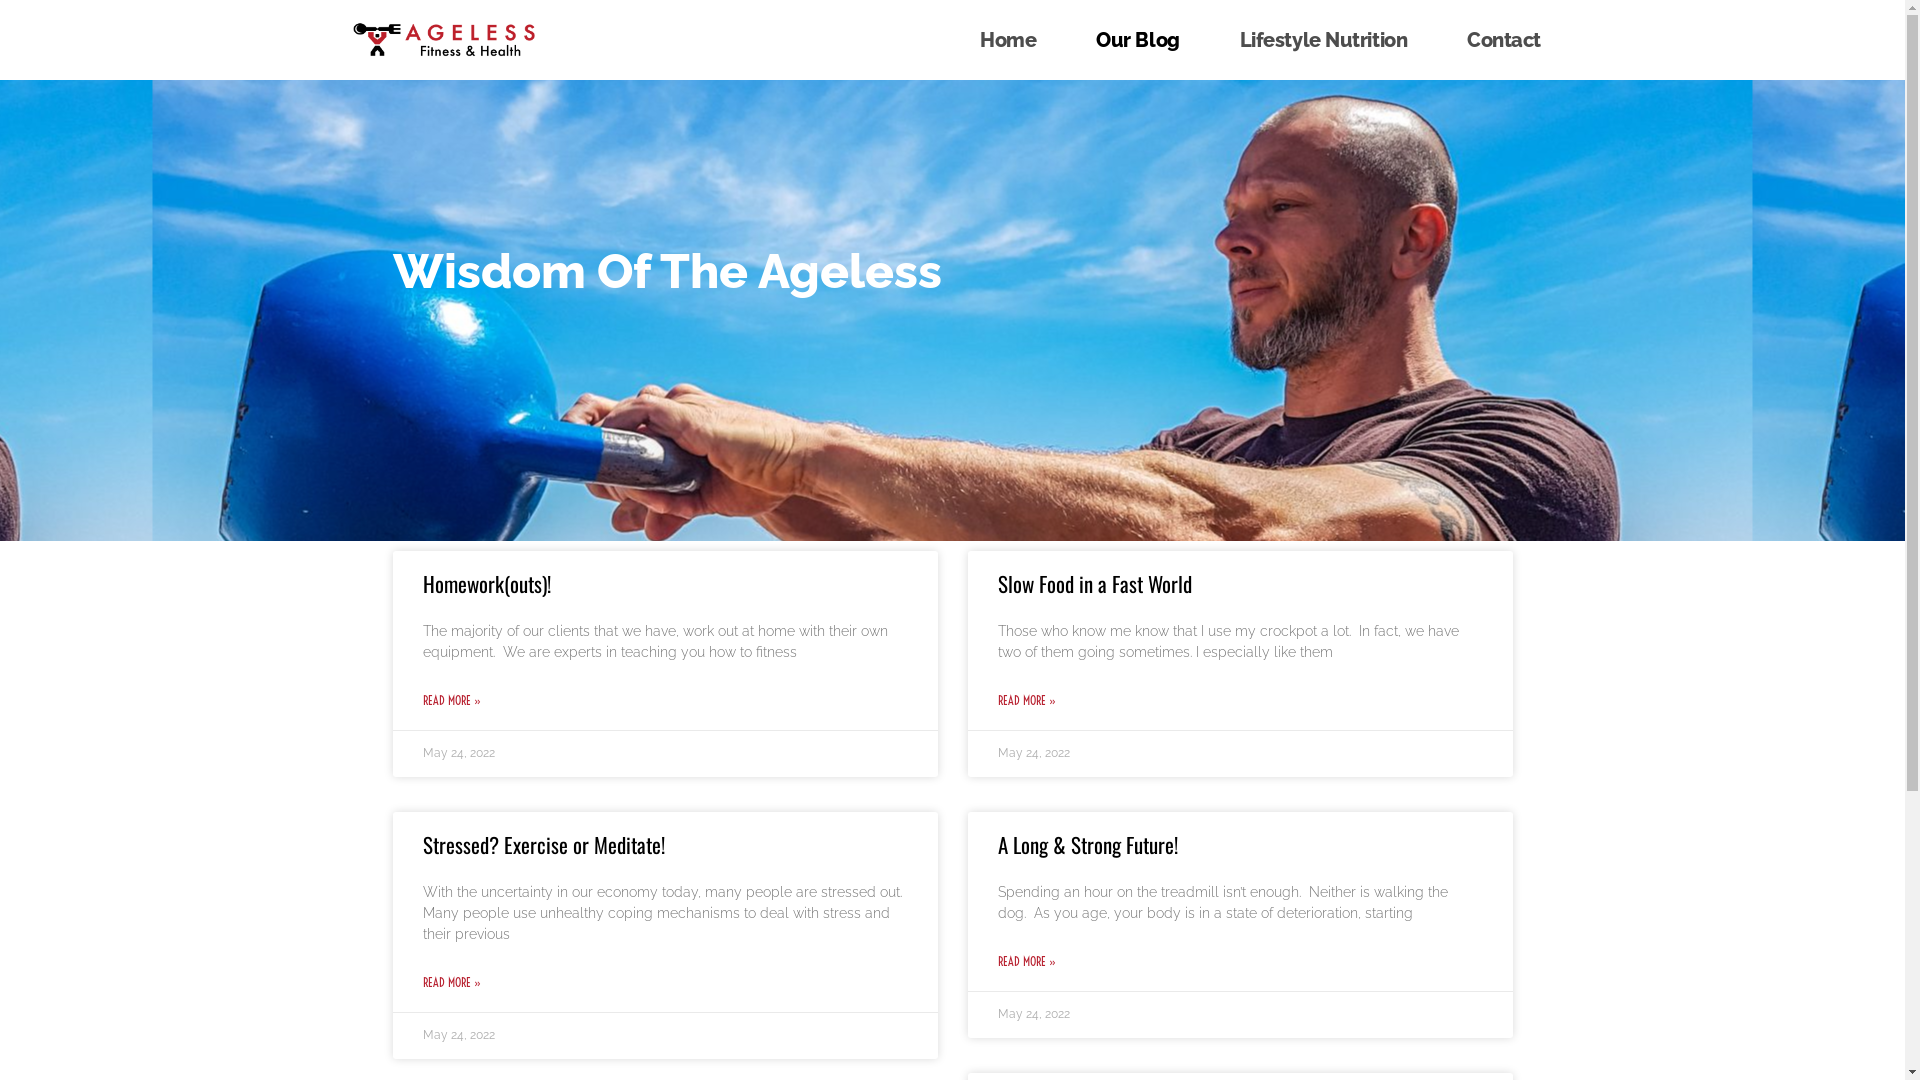 Image resolution: width=1920 pixels, height=1080 pixels. What do you see at coordinates (1323, 39) in the screenshot?
I see `'Lifestyle Nutrition'` at bounding box center [1323, 39].